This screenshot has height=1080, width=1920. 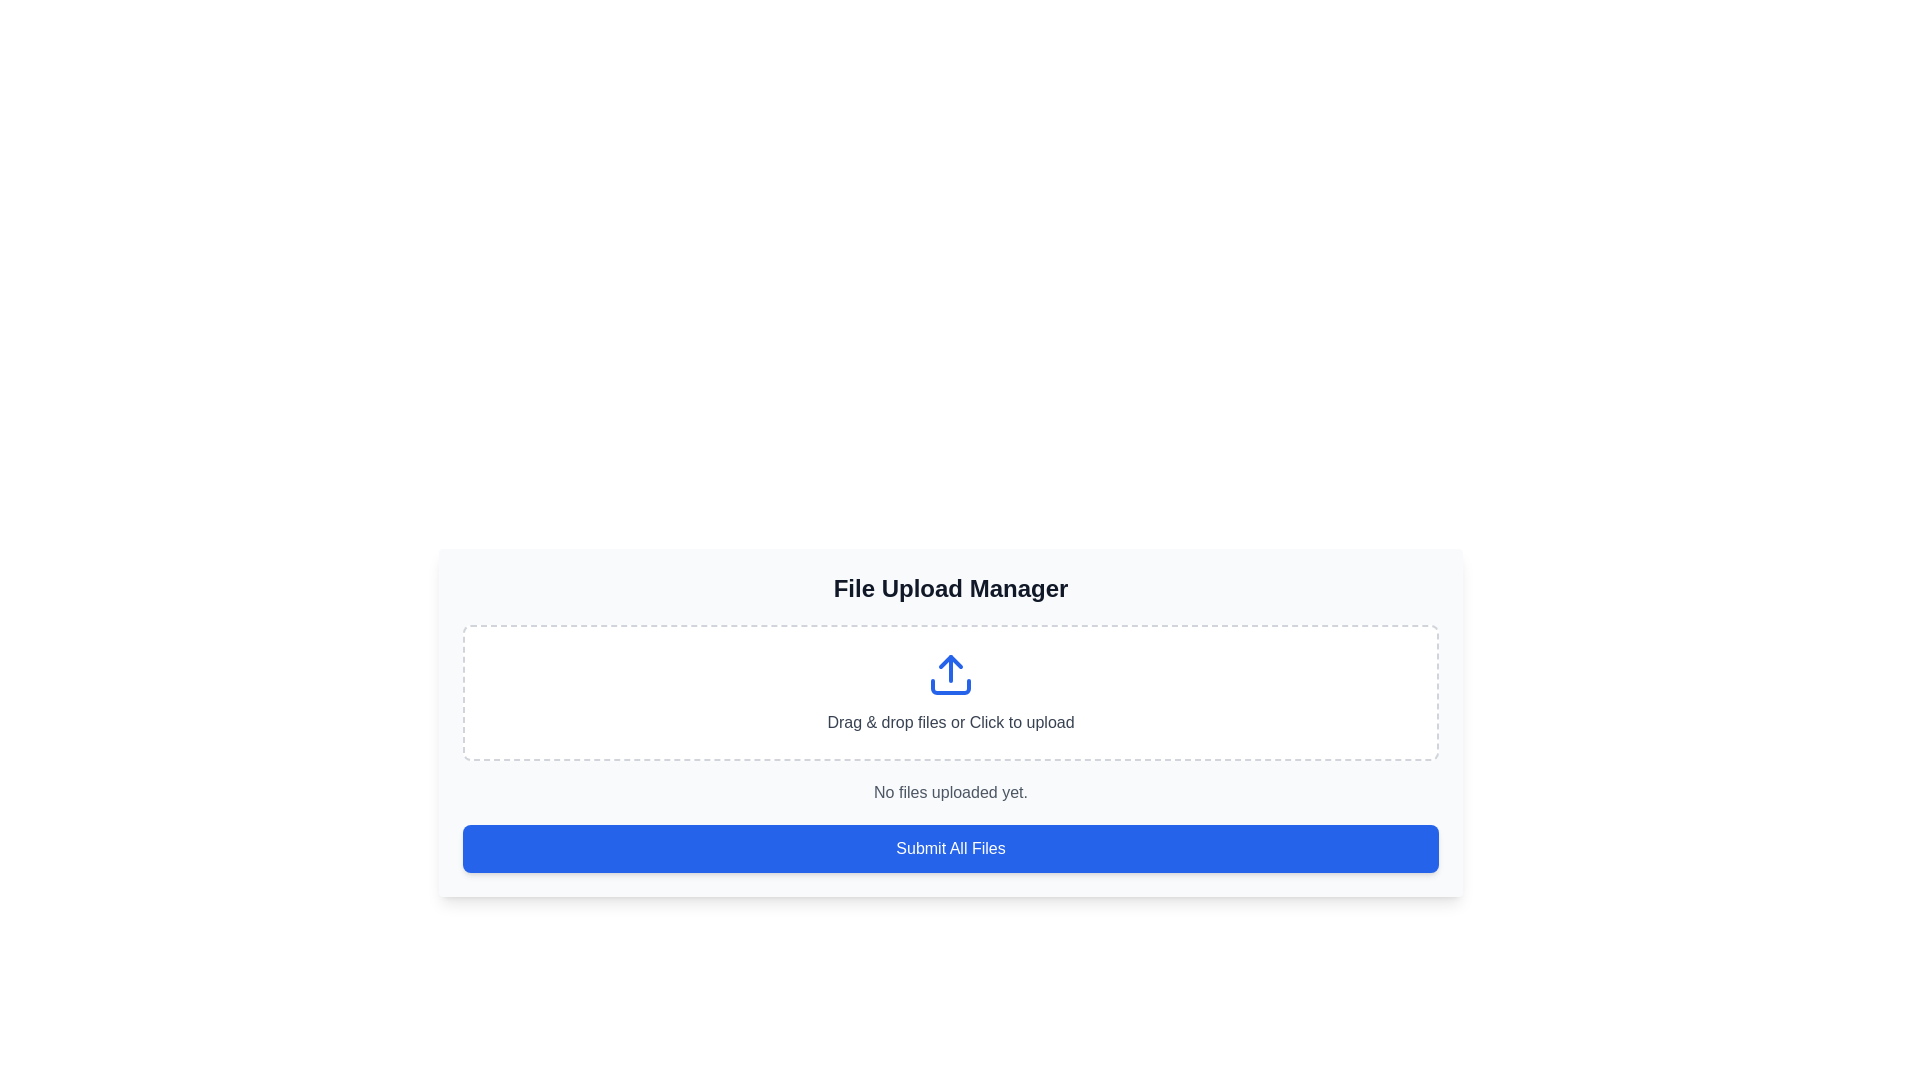 What do you see at coordinates (949, 722) in the screenshot?
I see `the instructional text that says 'Drag & drop files or Click to upload', which is styled in gray font and located beneath a blue upward arrow icon` at bounding box center [949, 722].